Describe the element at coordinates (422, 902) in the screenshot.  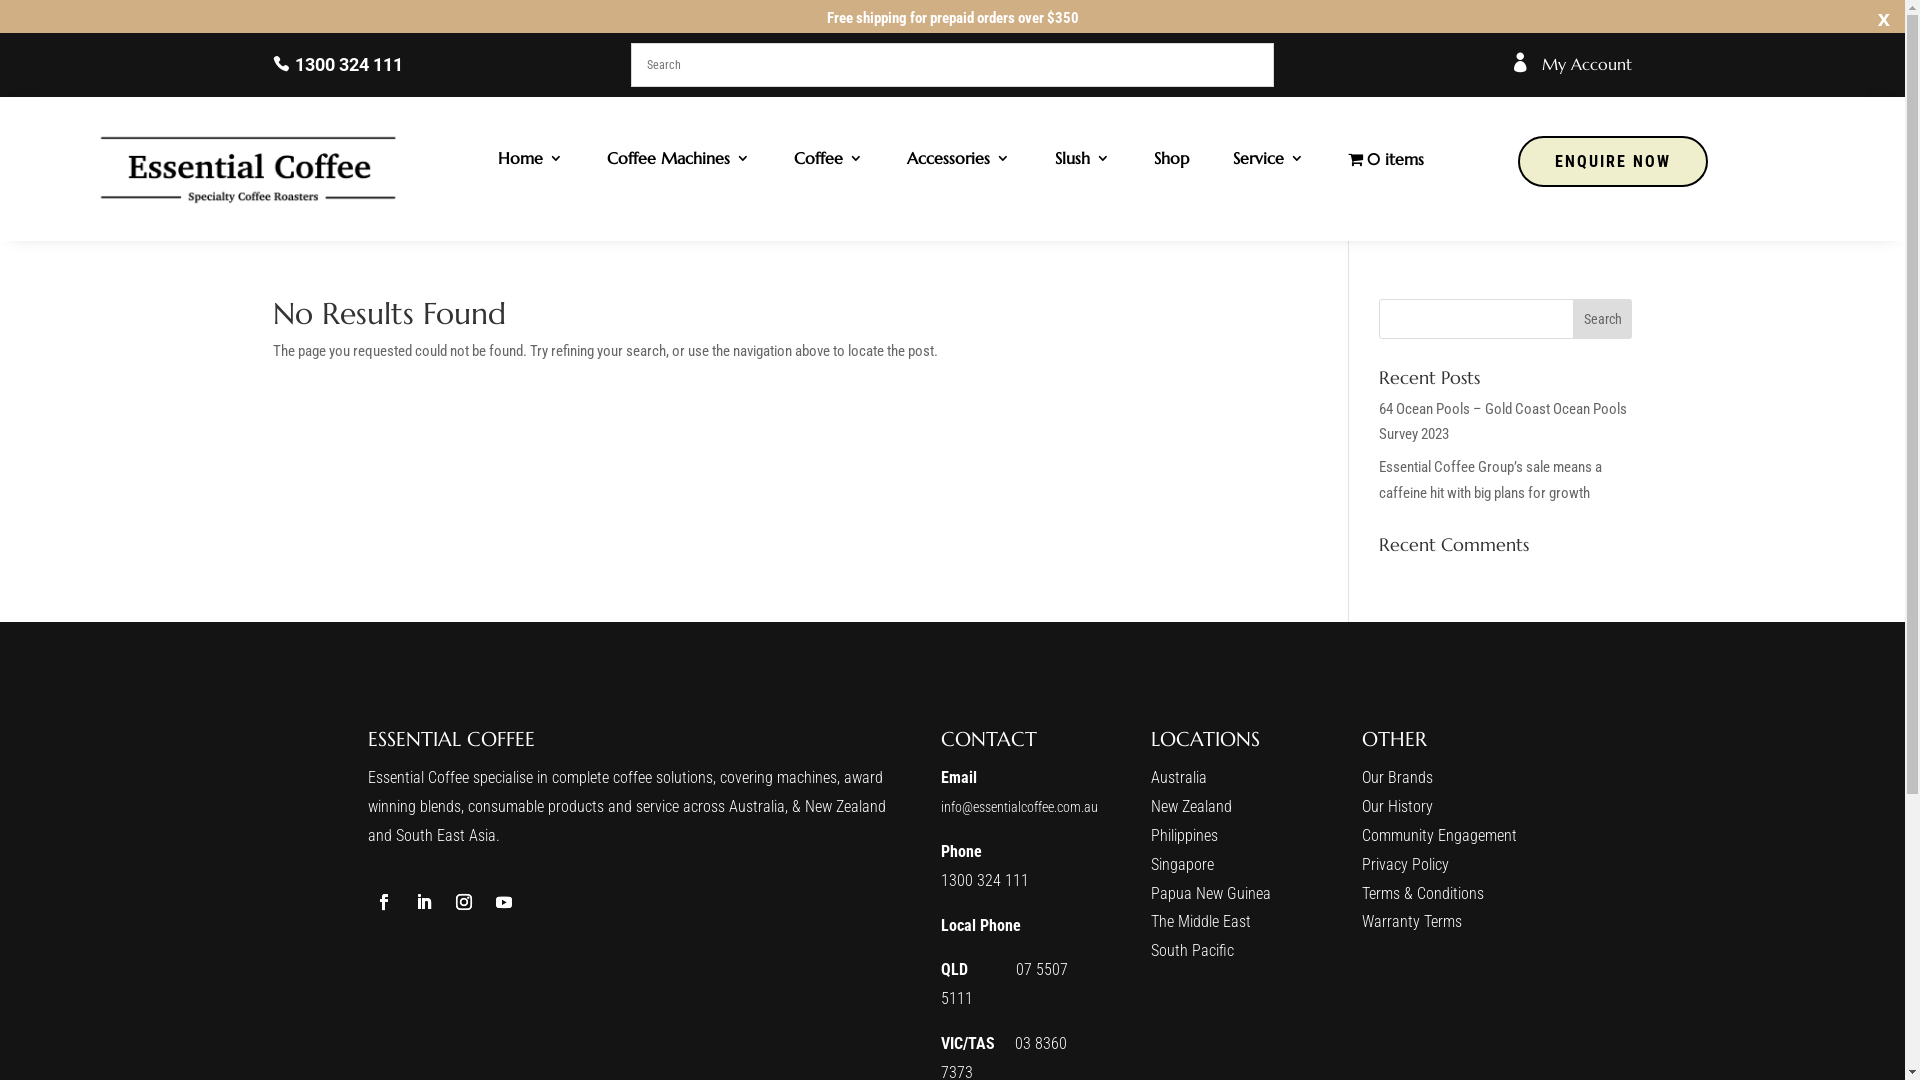
I see `'Follow on LinkedIn'` at that location.